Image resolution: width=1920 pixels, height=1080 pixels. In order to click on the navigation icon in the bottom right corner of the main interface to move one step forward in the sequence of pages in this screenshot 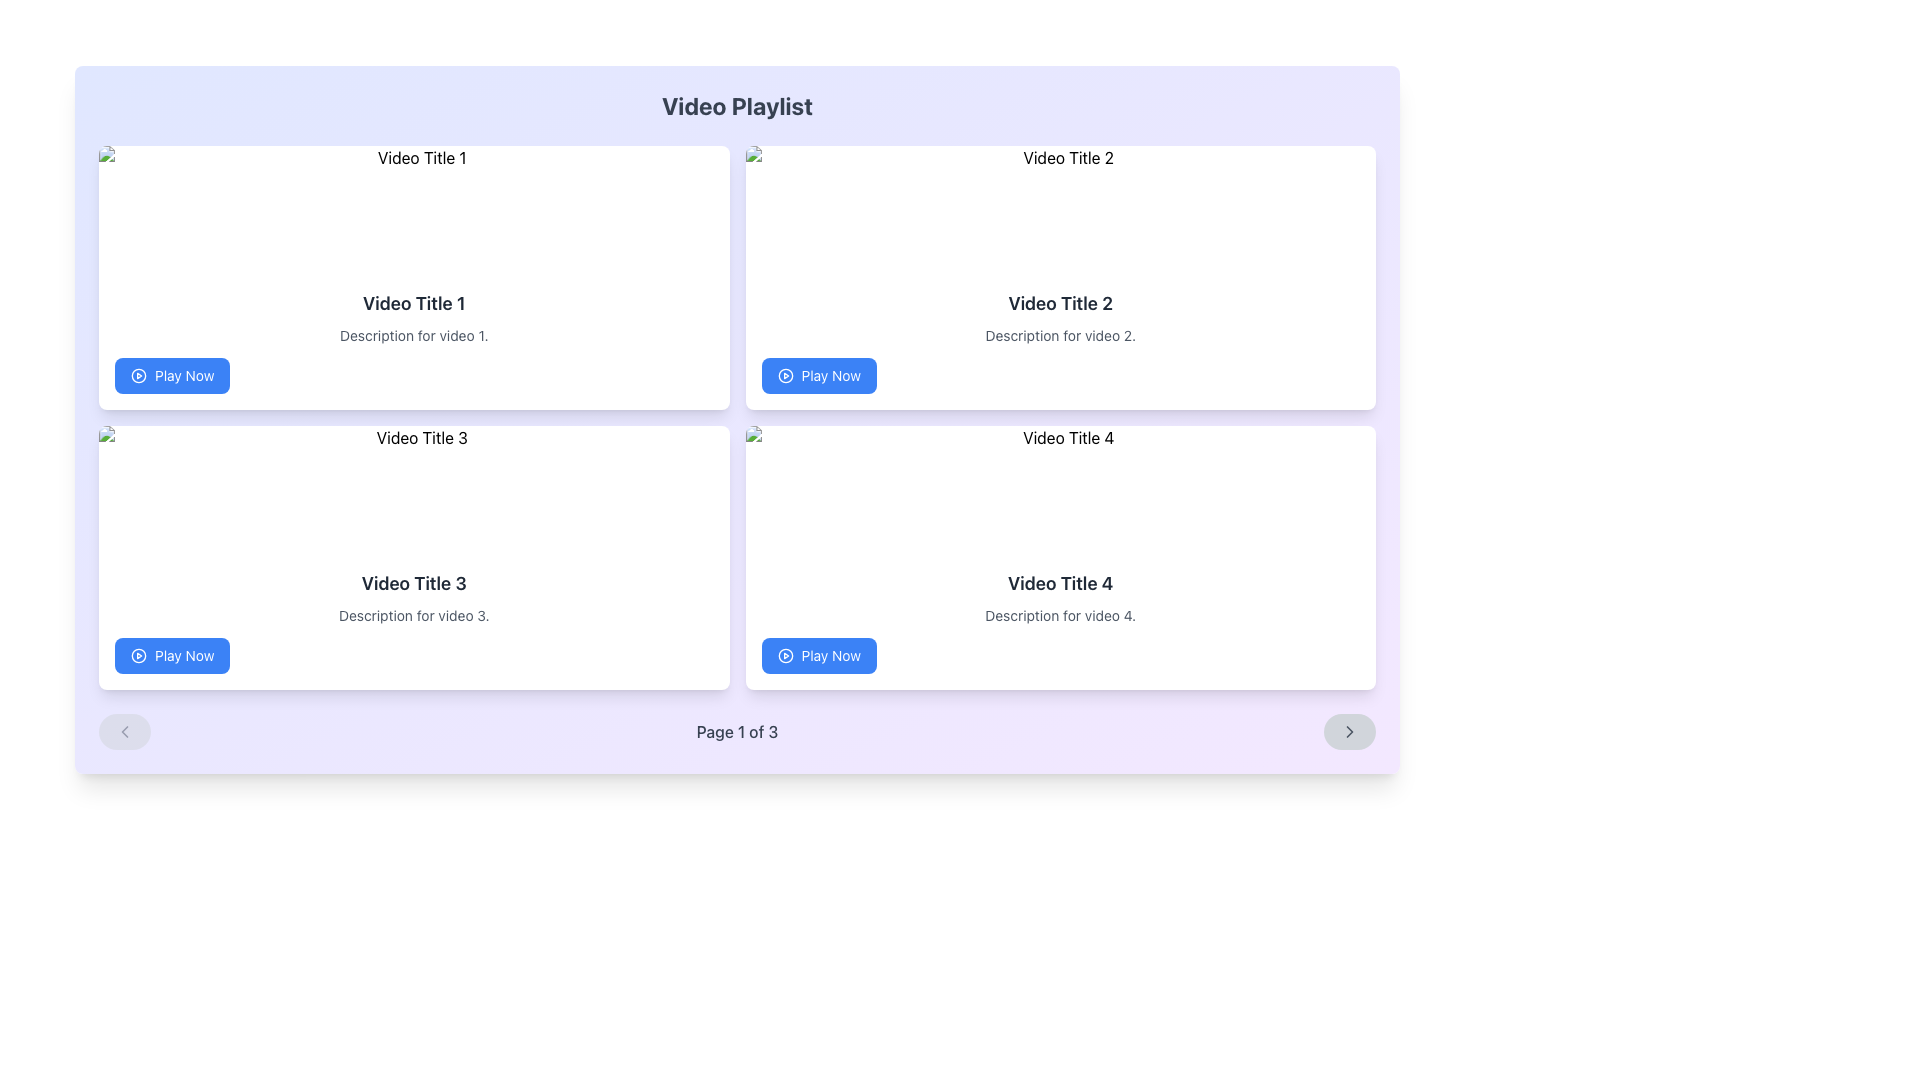, I will do `click(1349, 732)`.